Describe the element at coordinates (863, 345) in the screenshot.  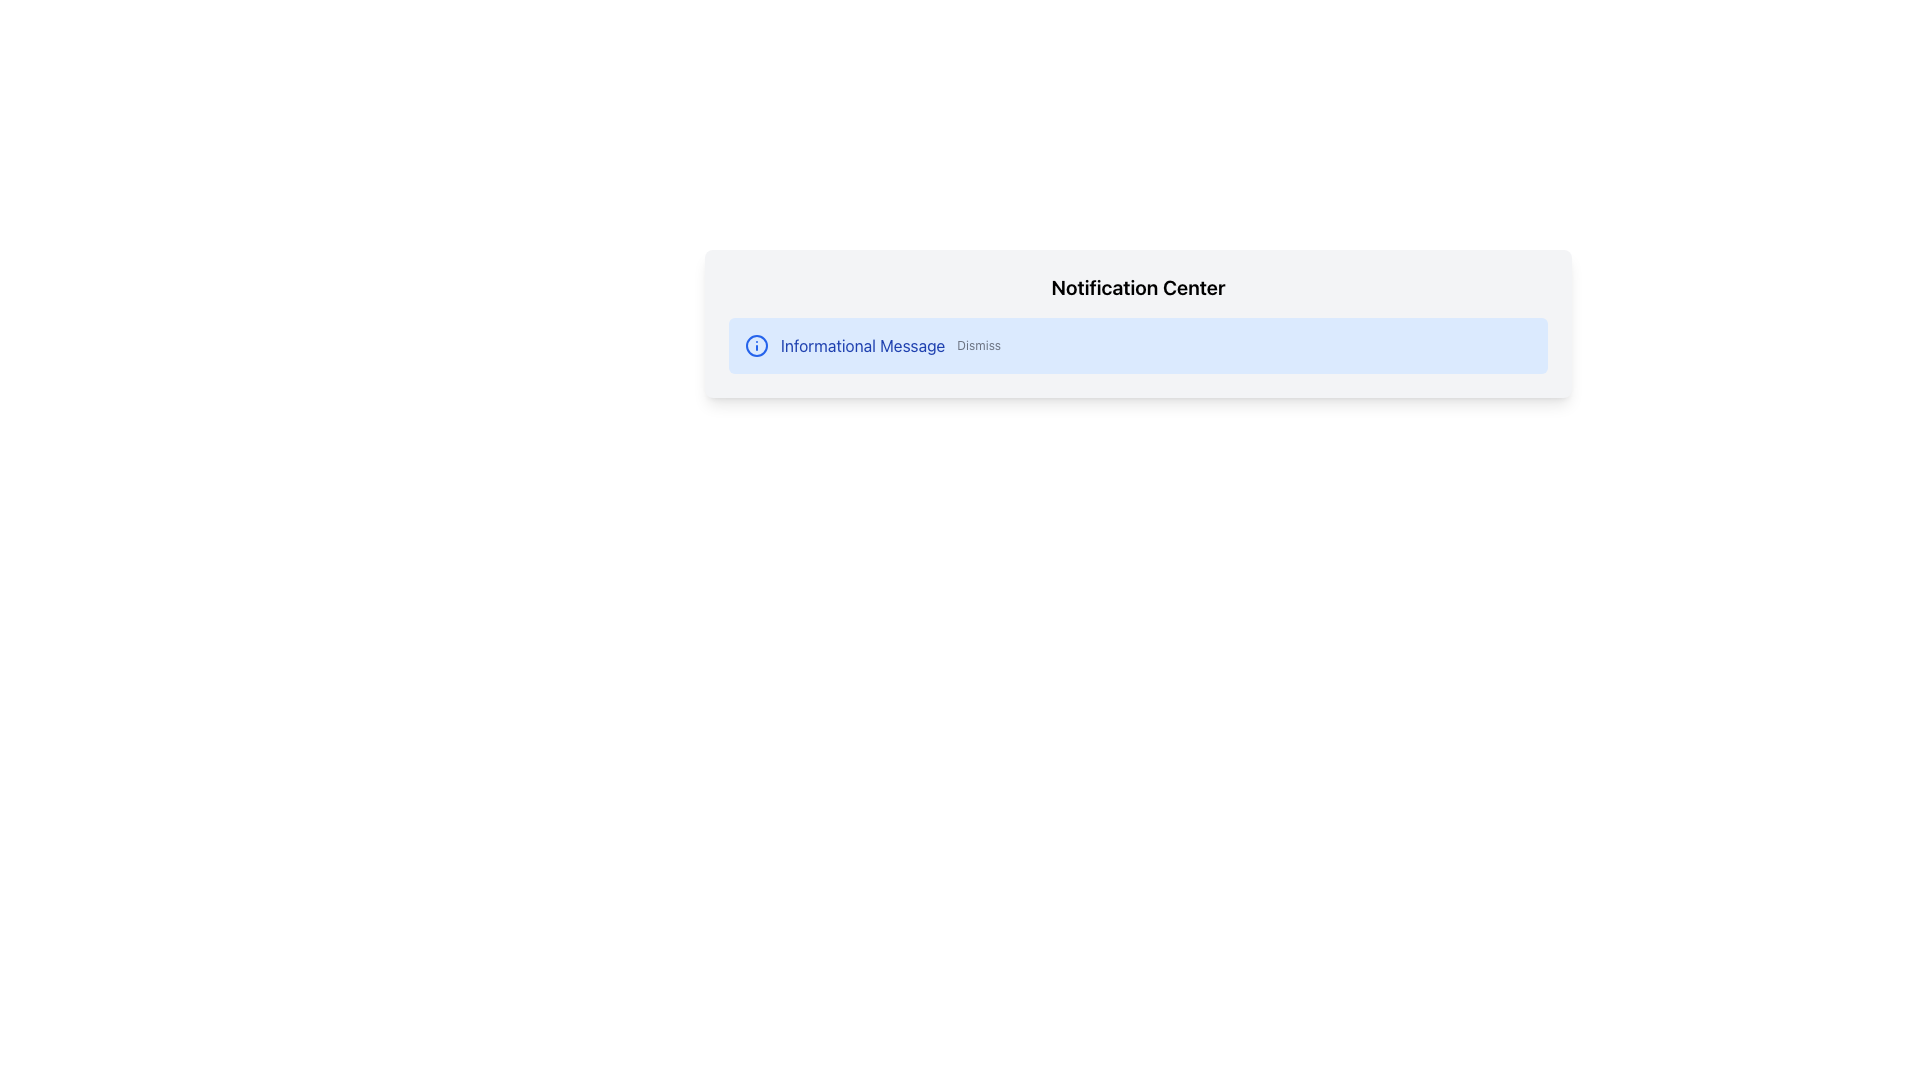
I see `the Text Label located between the informational icon and the 'Dismiss' action link within the notification panel` at that location.